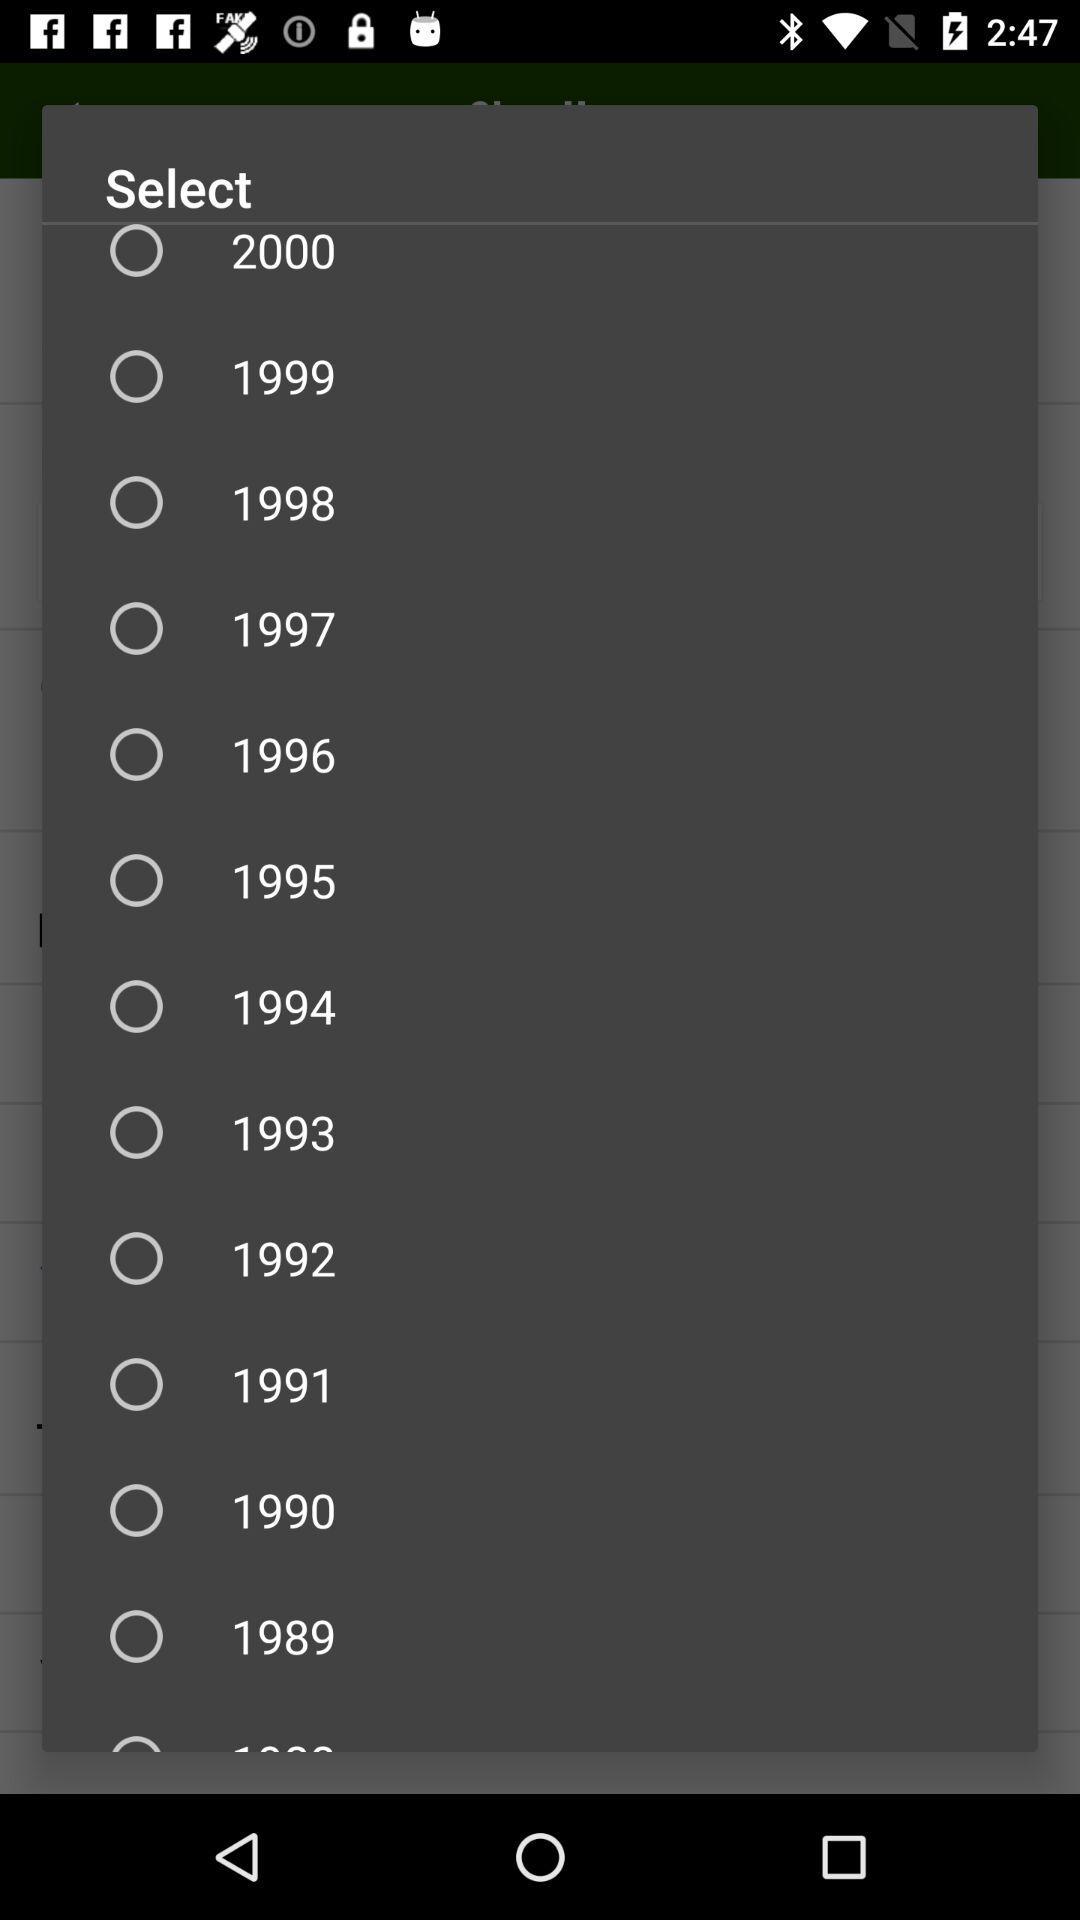 The width and height of the screenshot is (1080, 1920). I want to click on item below 1990 icon, so click(540, 1636).